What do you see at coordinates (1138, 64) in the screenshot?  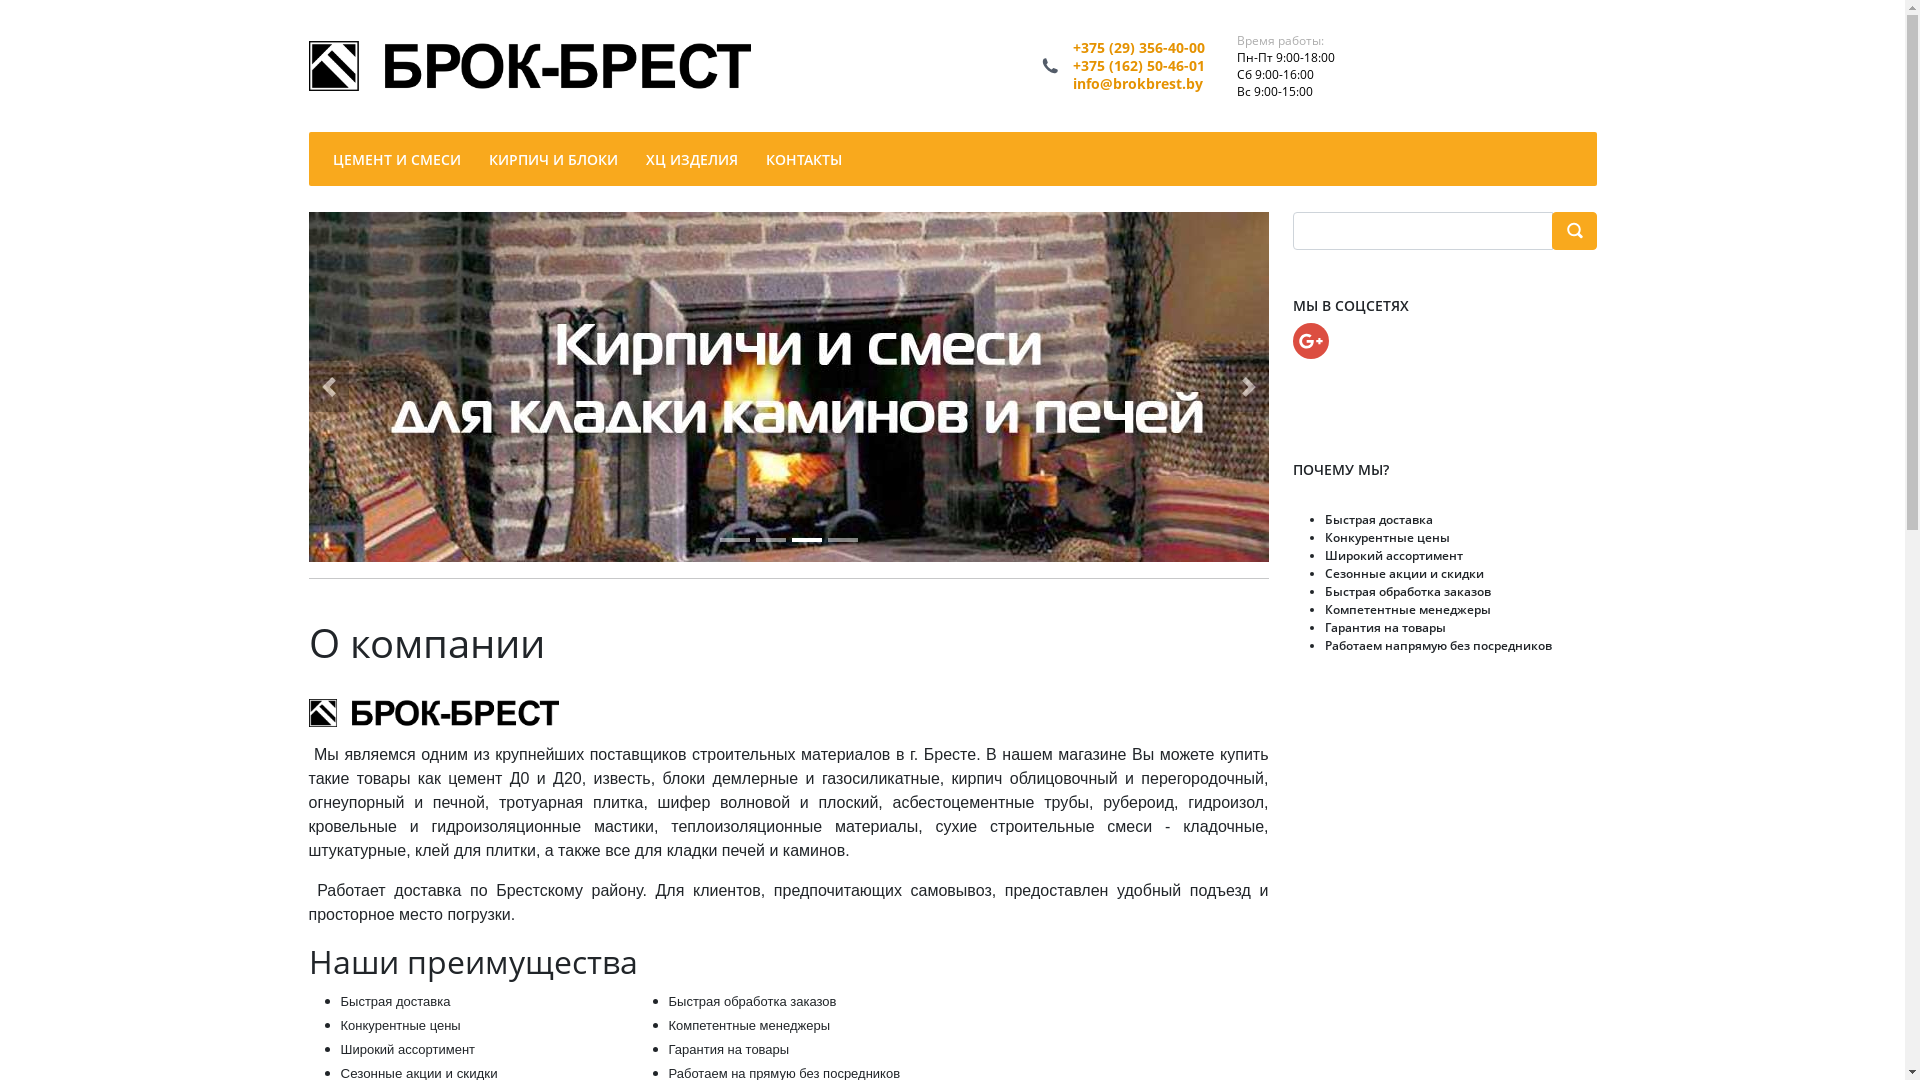 I see `'+375 (162) 50-46-01'` at bounding box center [1138, 64].